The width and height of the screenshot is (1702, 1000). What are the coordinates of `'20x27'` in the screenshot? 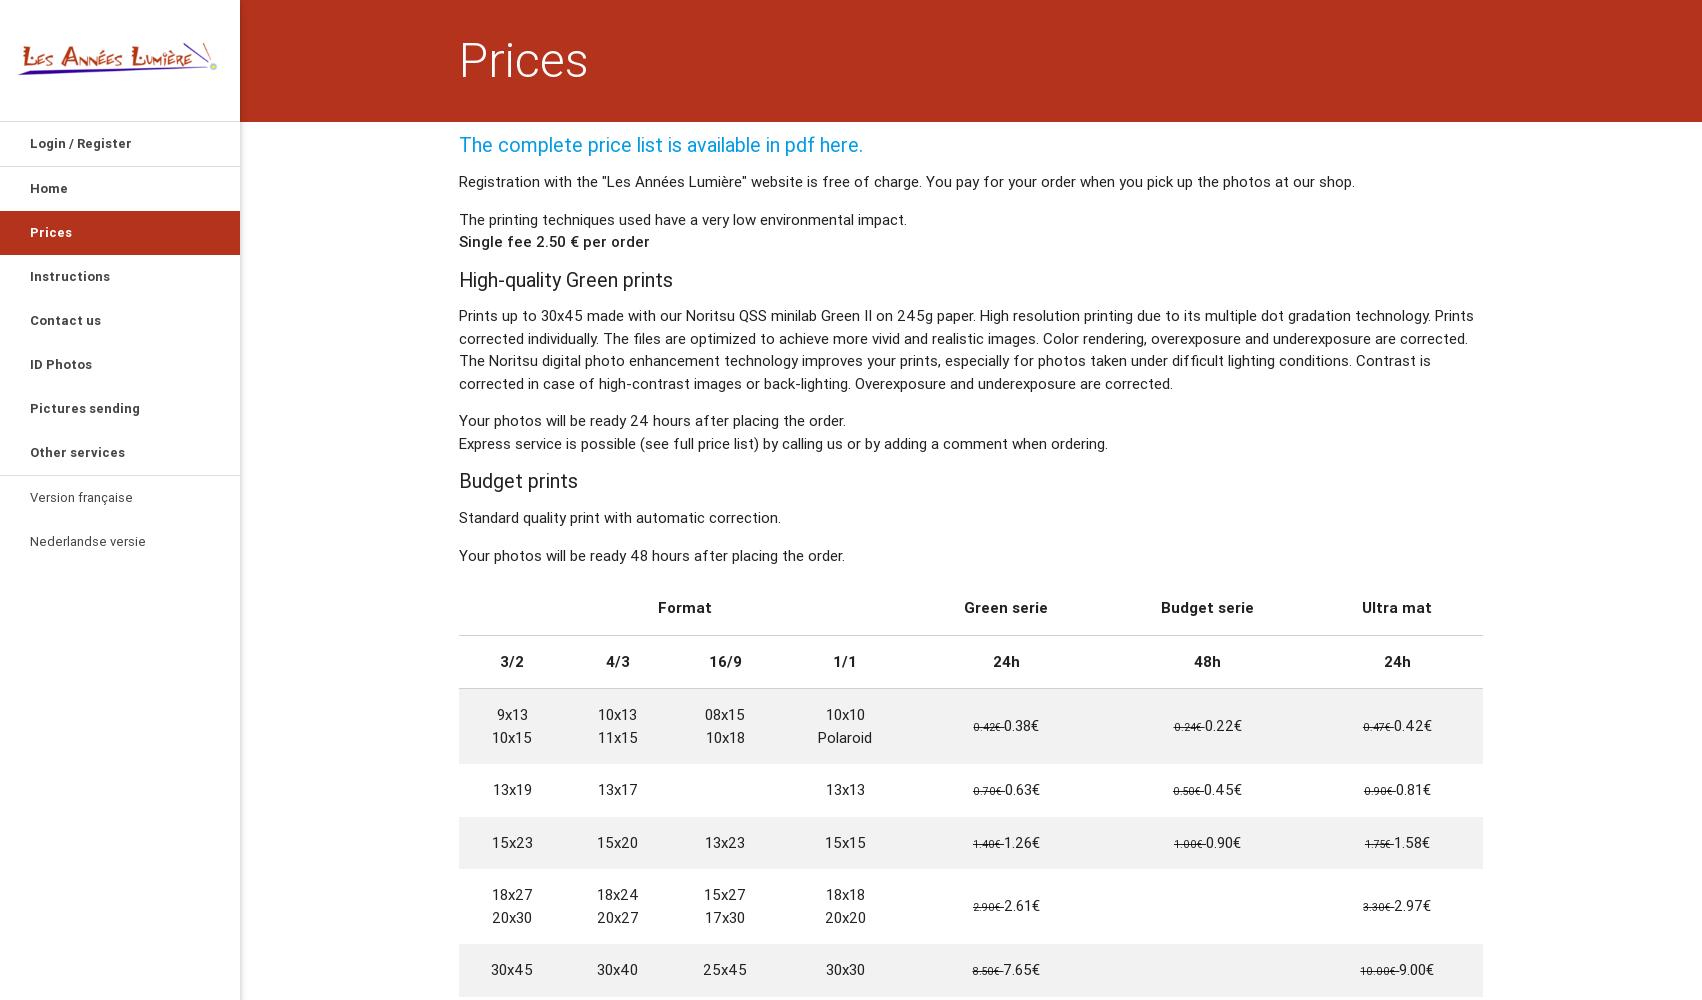 It's located at (616, 916).